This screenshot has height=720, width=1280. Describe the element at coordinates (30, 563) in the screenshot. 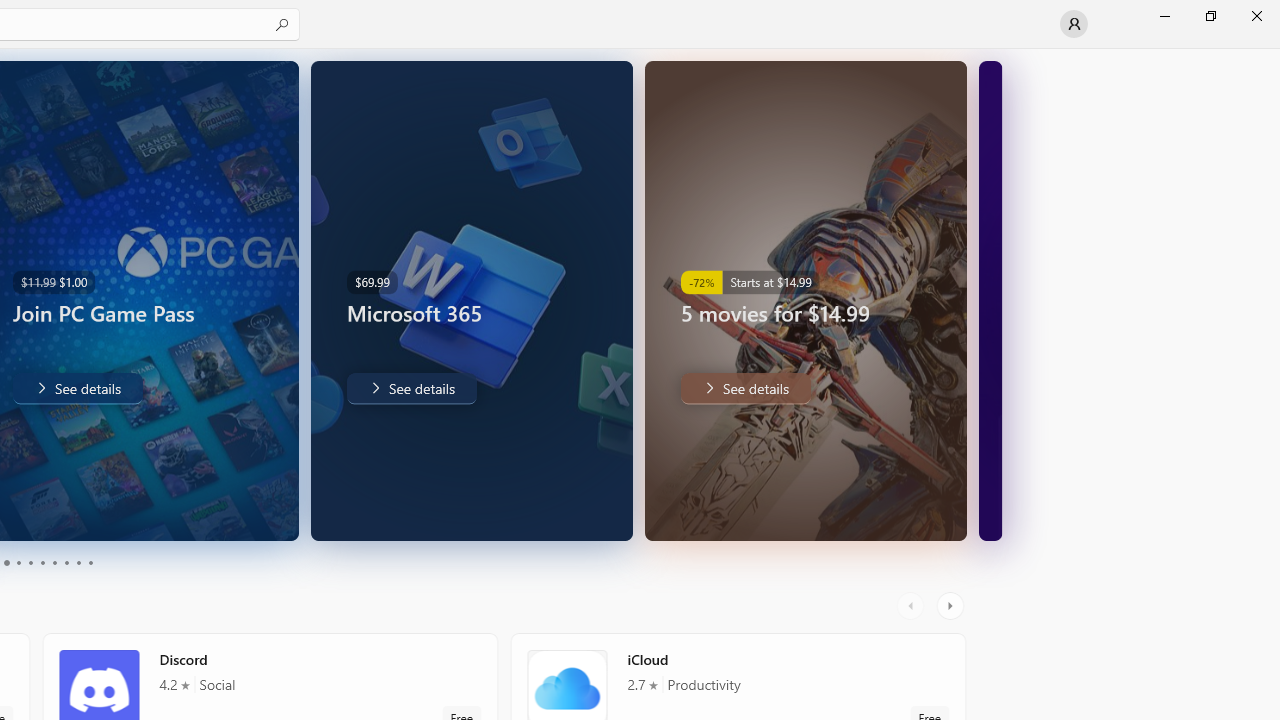

I see `'Page 5'` at that location.